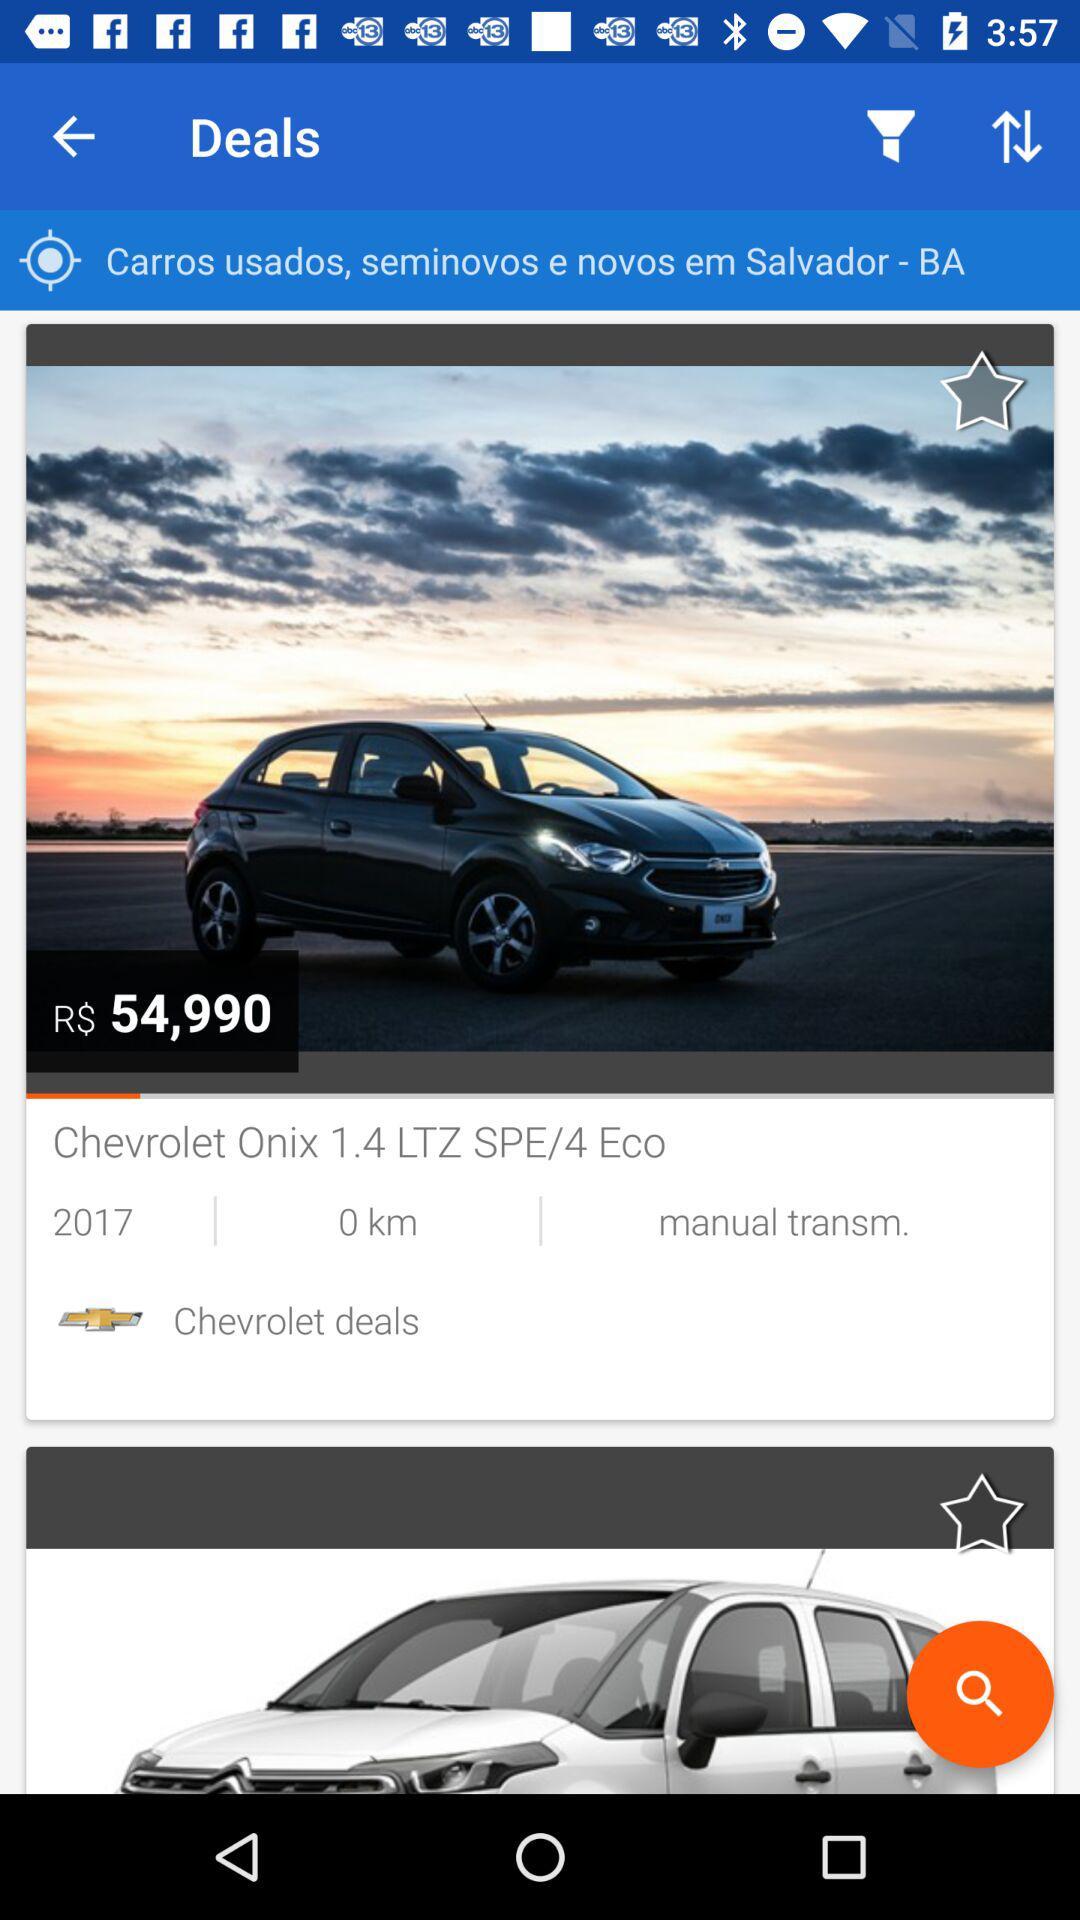  I want to click on item to the left of deals item, so click(72, 135).